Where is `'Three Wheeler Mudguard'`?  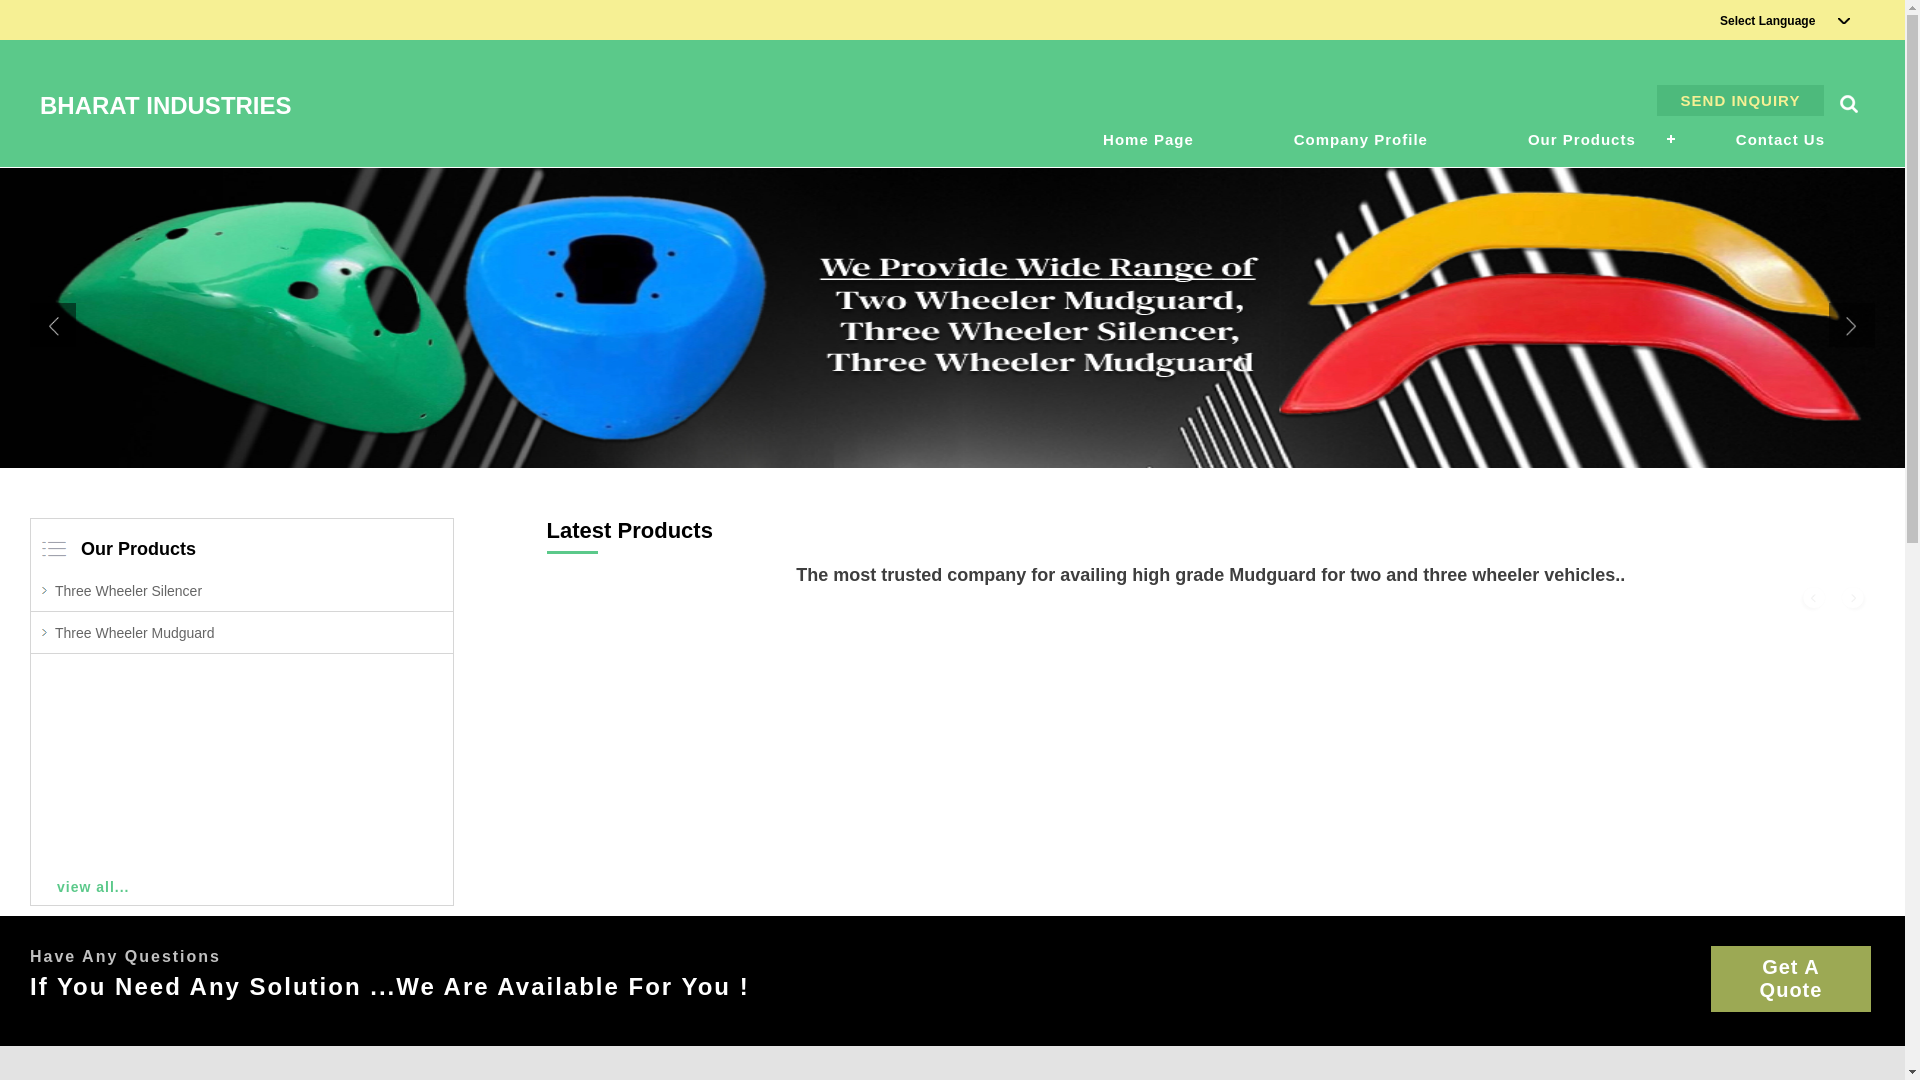
'Three Wheeler Mudguard' is located at coordinates (133, 632).